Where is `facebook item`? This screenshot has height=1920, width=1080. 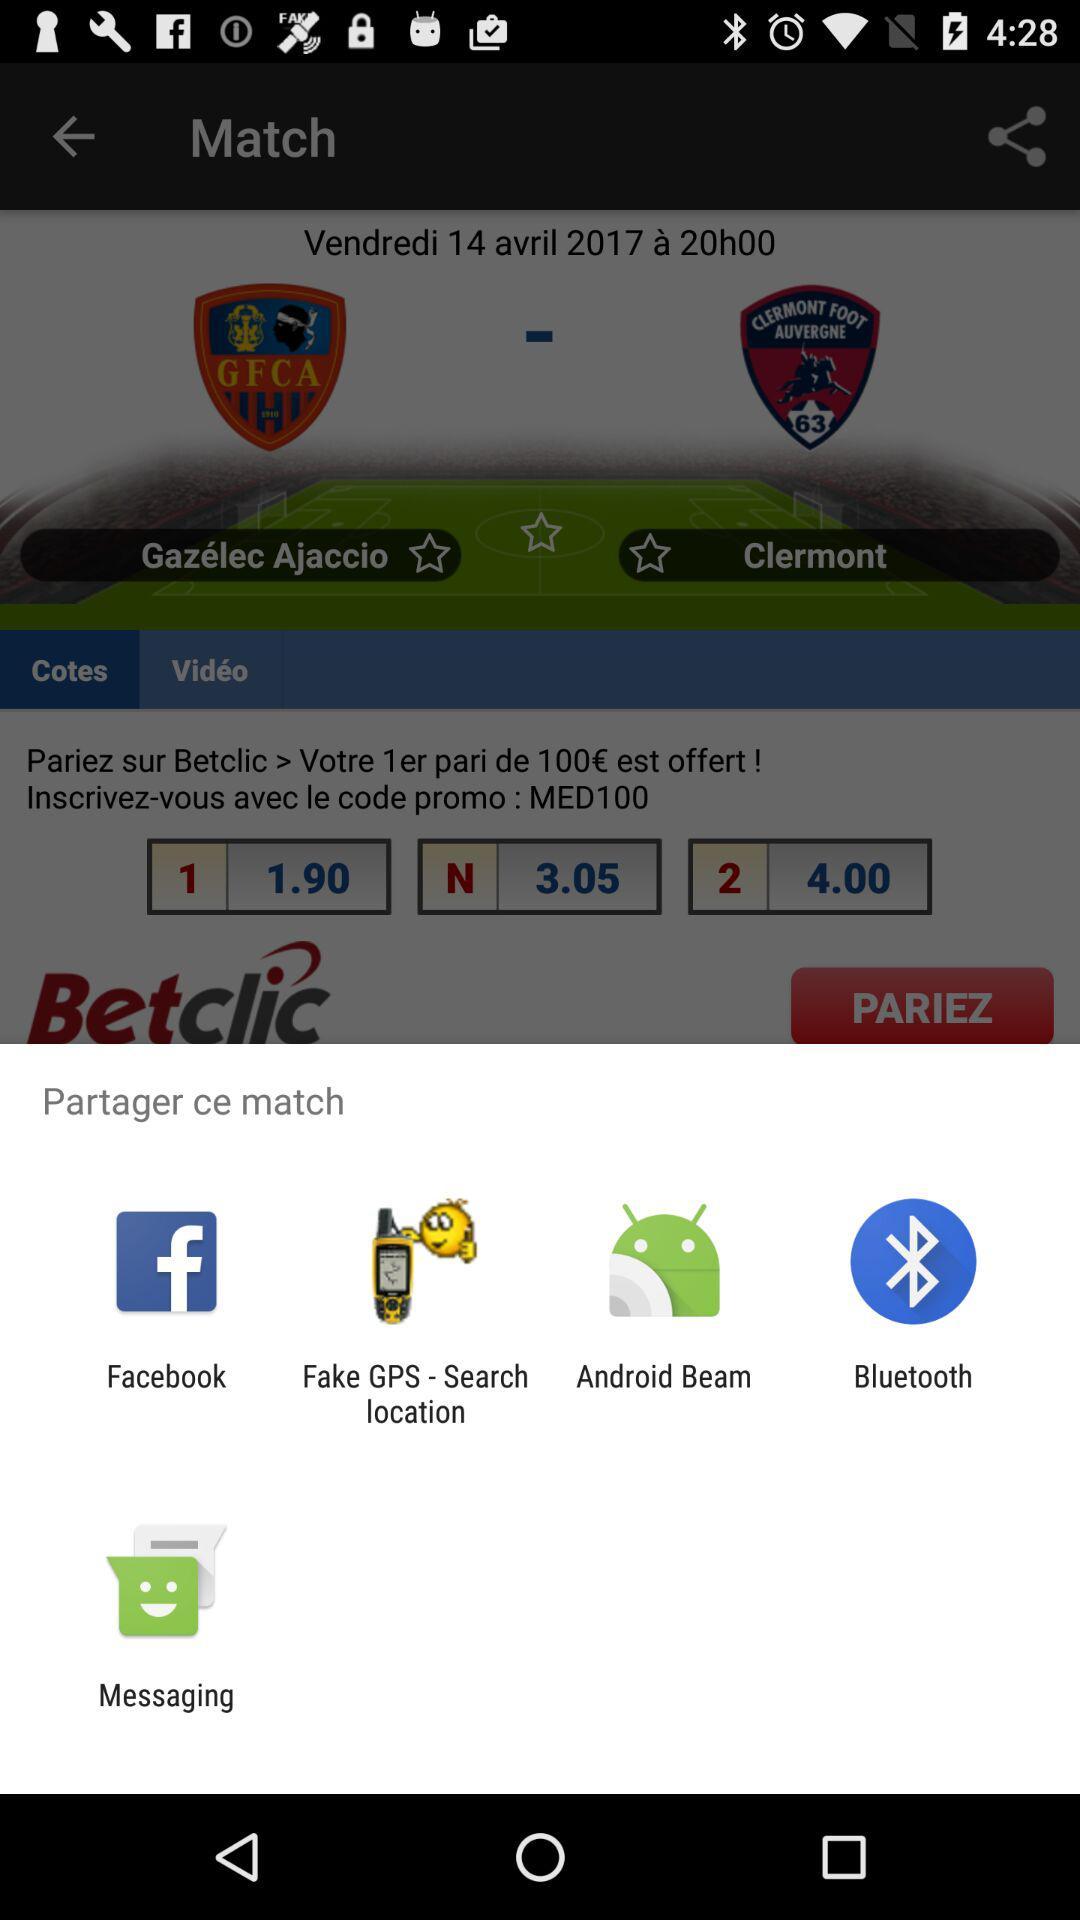
facebook item is located at coordinates (165, 1392).